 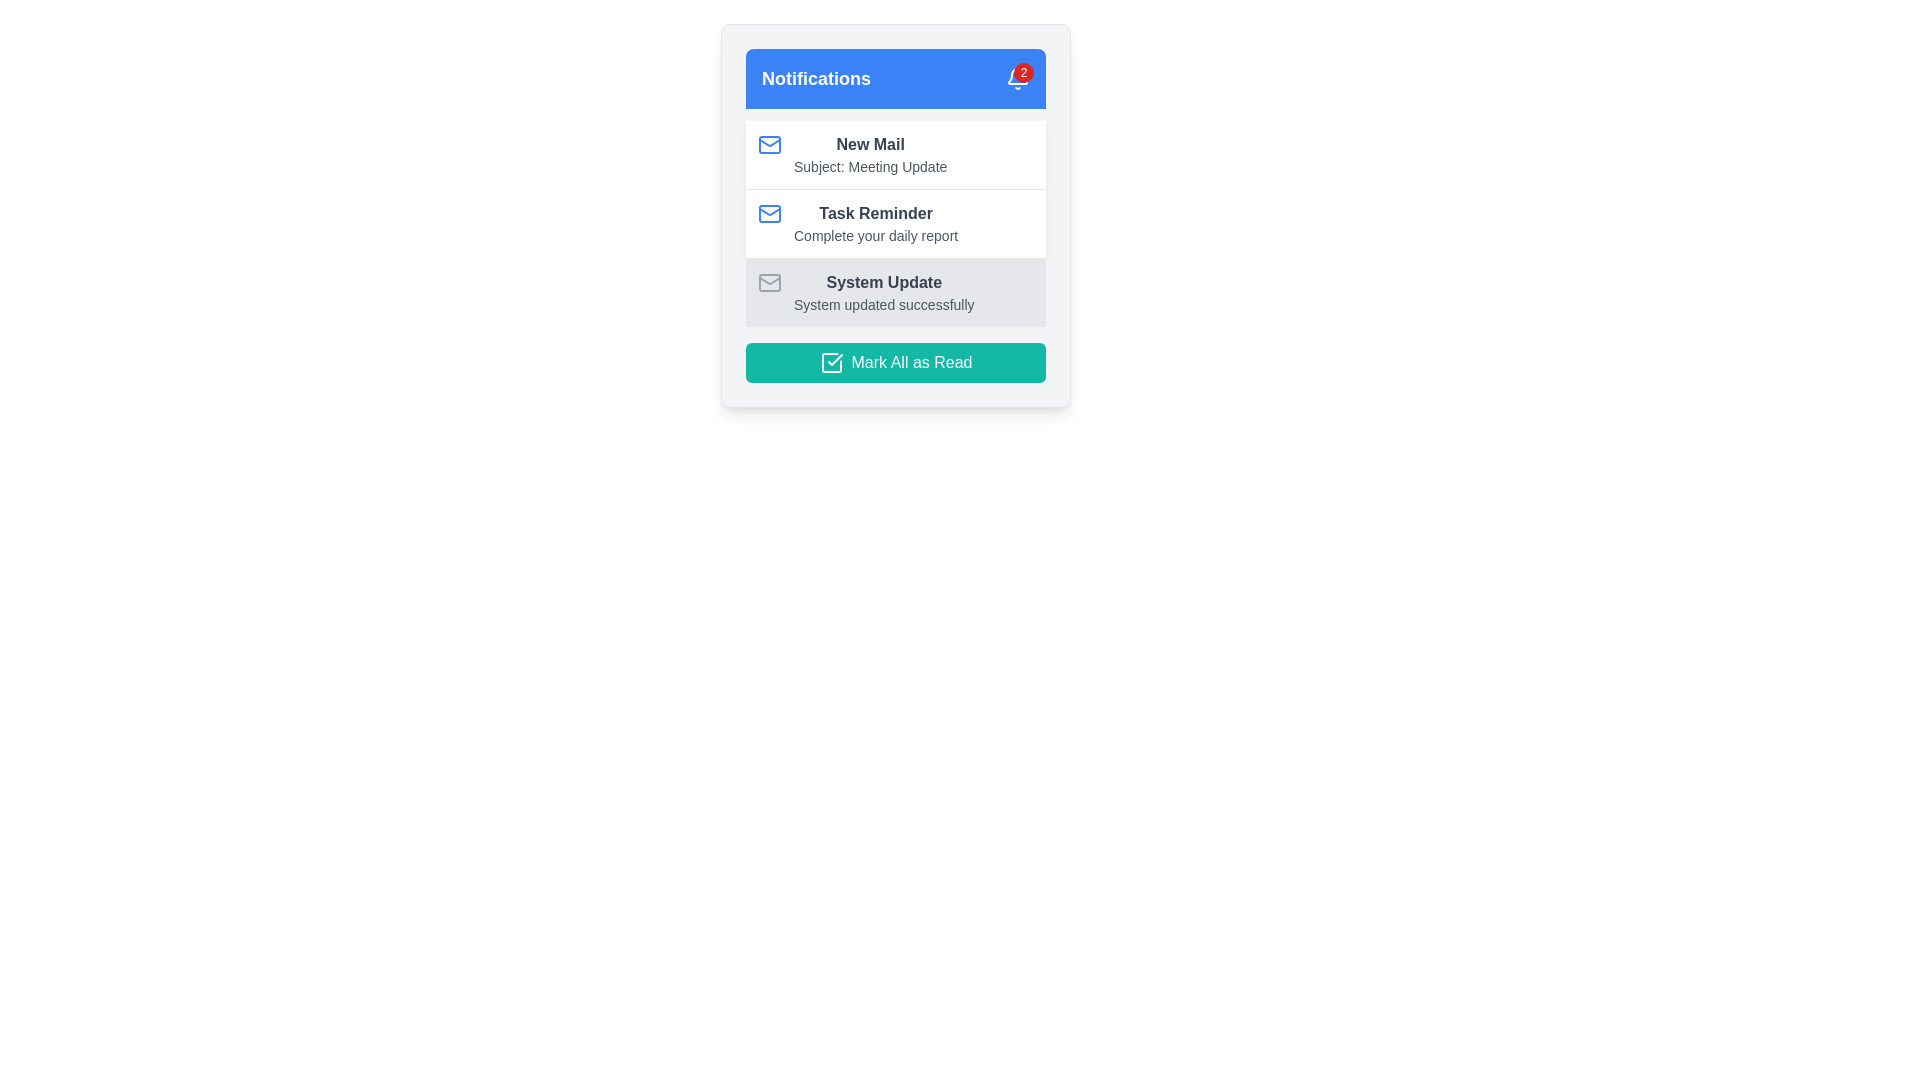 What do you see at coordinates (895, 153) in the screenshot?
I see `notification details from the first notification item or card in the notifications panel, which displays information about a new email` at bounding box center [895, 153].